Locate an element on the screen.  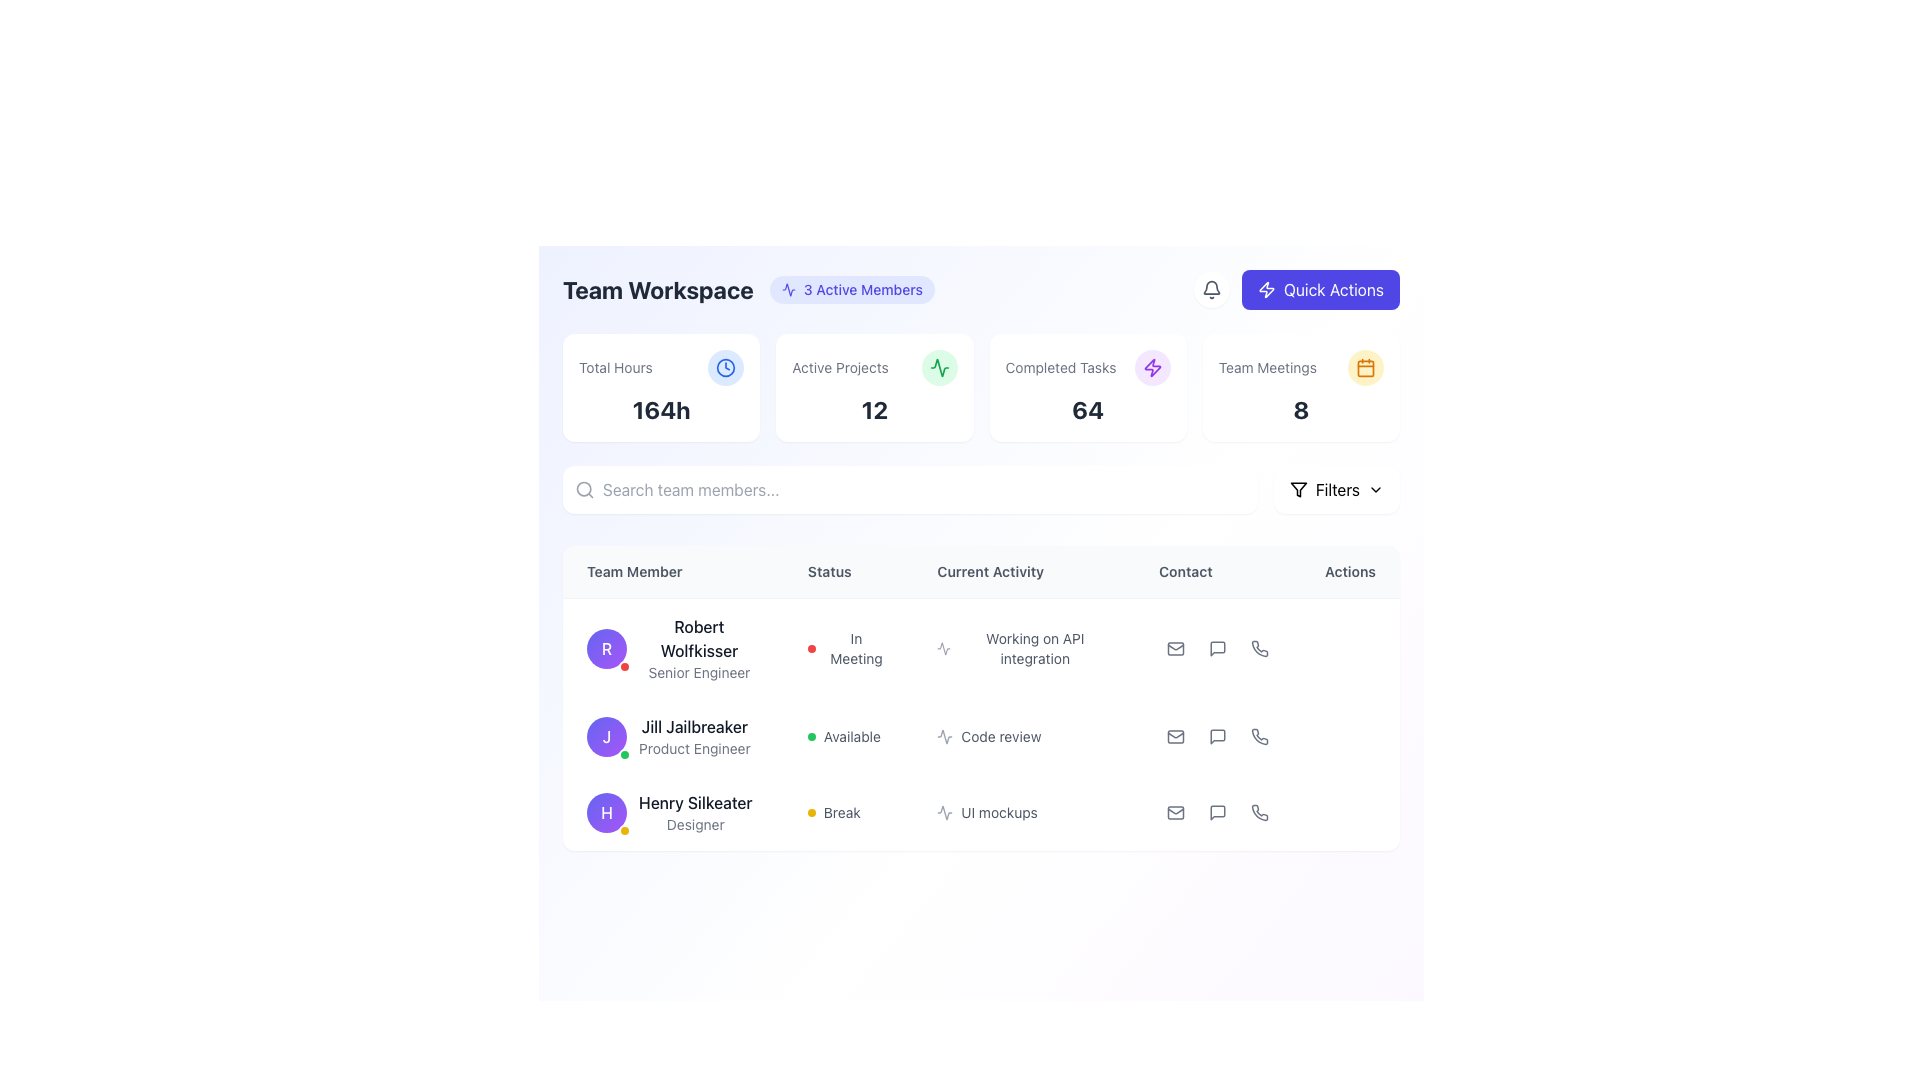
the ellipsis menu button represented by three horizontally aligned gray dots in the 'Actions' column of the third row corresponding to 'Henry Silkeater' is located at coordinates (1350, 813).